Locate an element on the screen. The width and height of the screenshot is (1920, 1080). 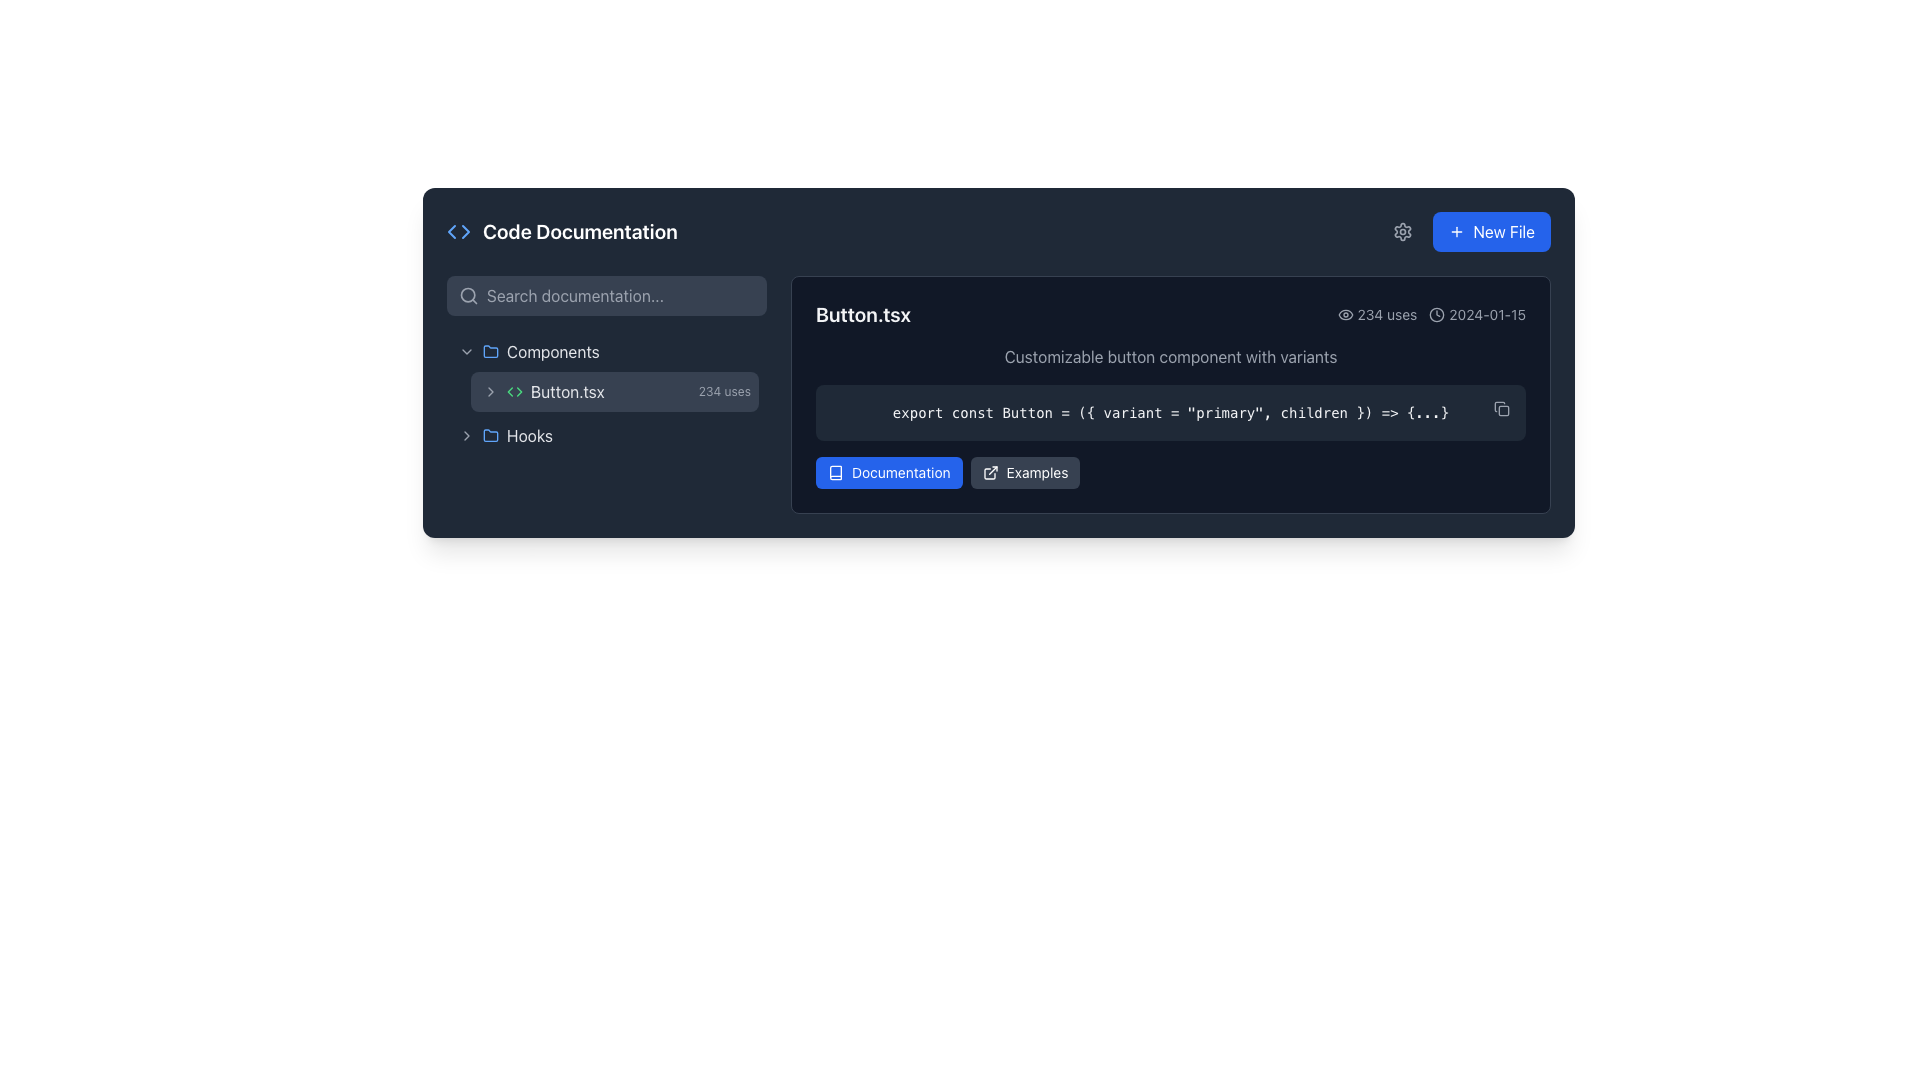
the right-pointing chevron icon, which is styled with a gray color and located in a rounded rectangular area with a dark background is located at coordinates (465, 434).